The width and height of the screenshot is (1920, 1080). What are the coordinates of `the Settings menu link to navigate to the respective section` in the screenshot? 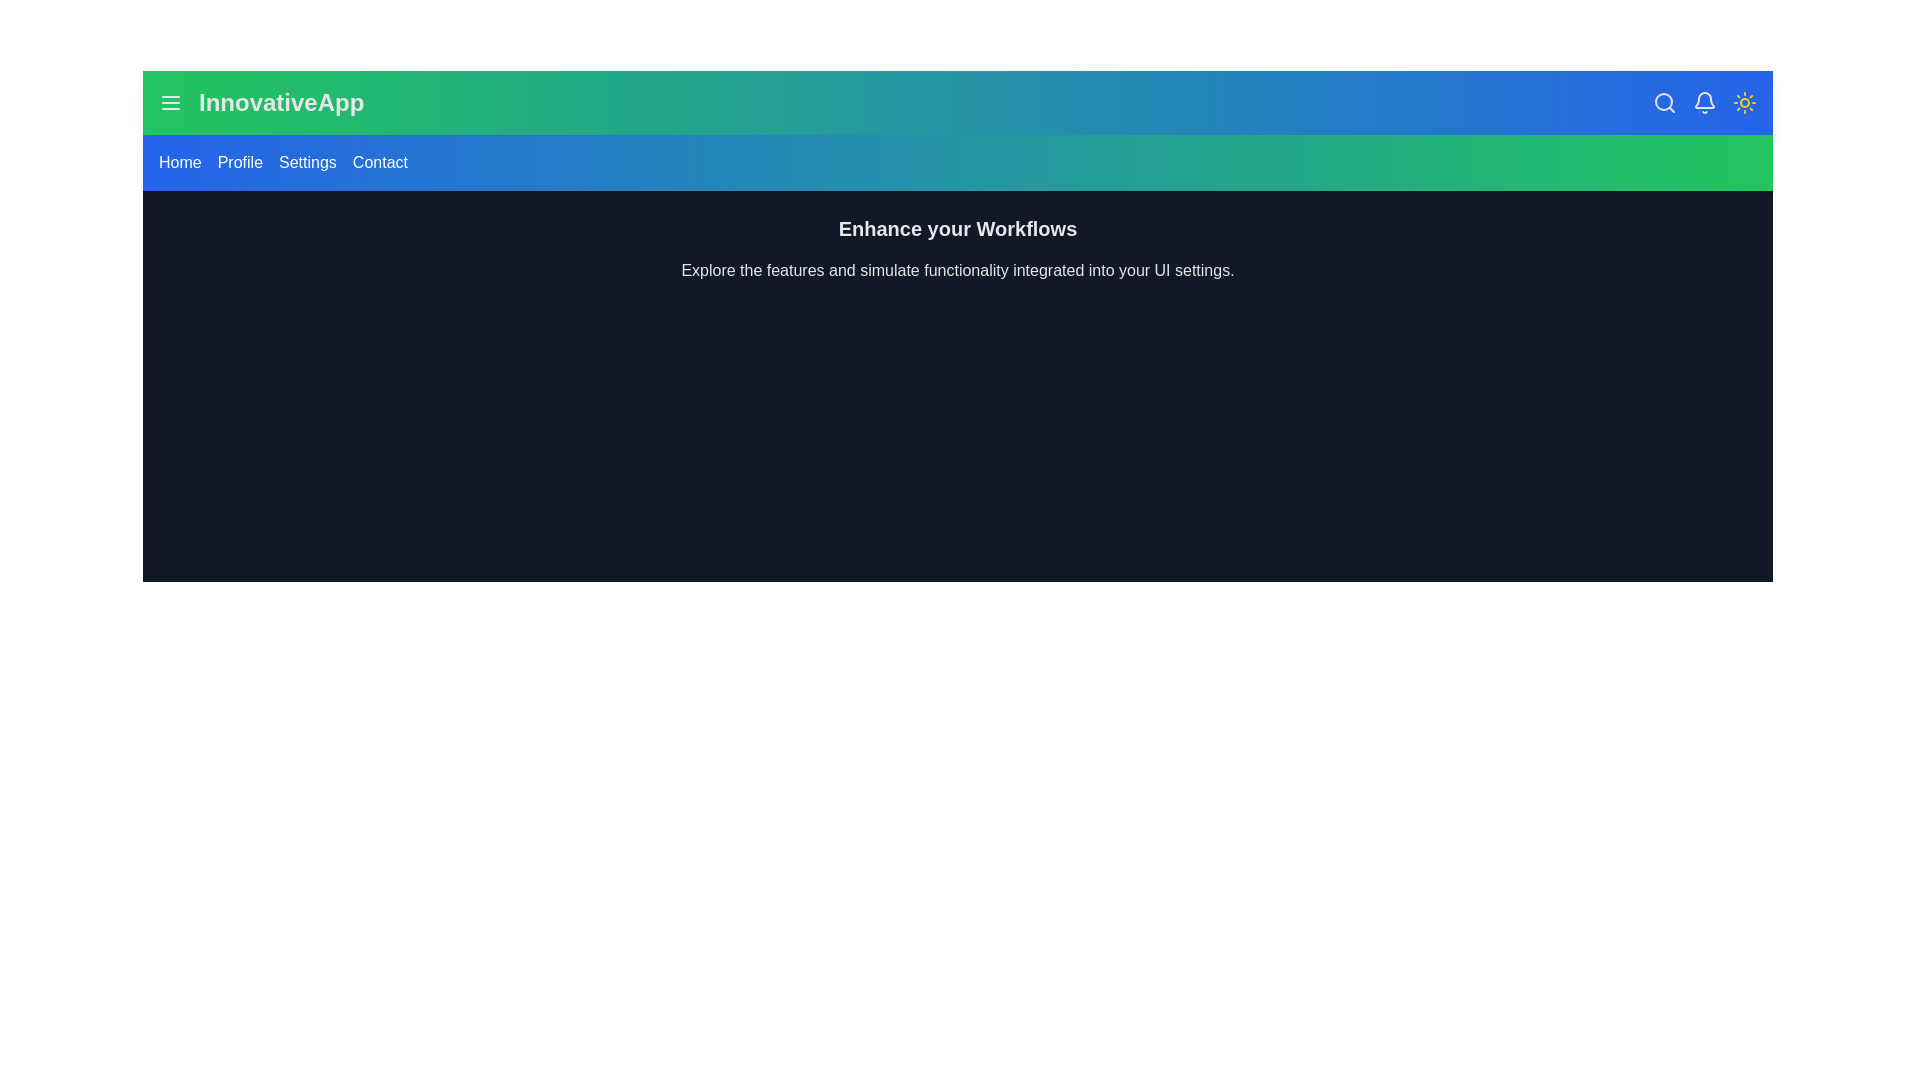 It's located at (306, 161).